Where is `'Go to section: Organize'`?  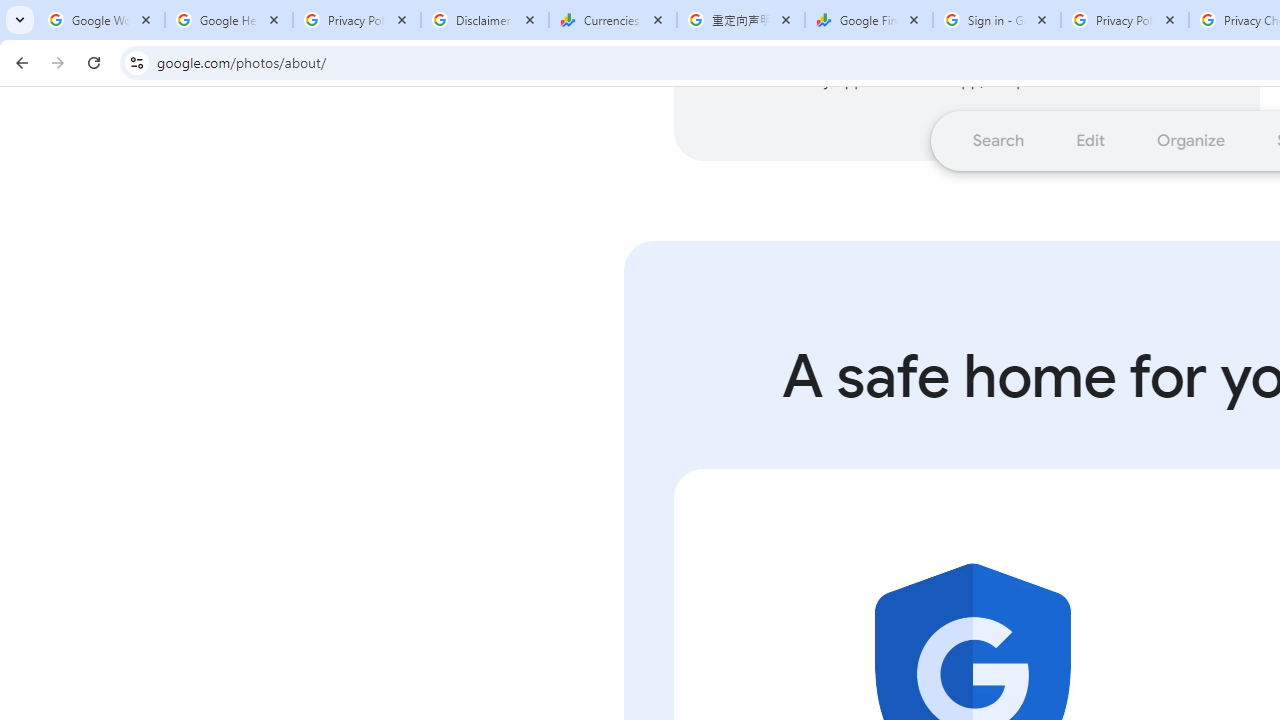 'Go to section: Organize' is located at coordinates (1191, 139).